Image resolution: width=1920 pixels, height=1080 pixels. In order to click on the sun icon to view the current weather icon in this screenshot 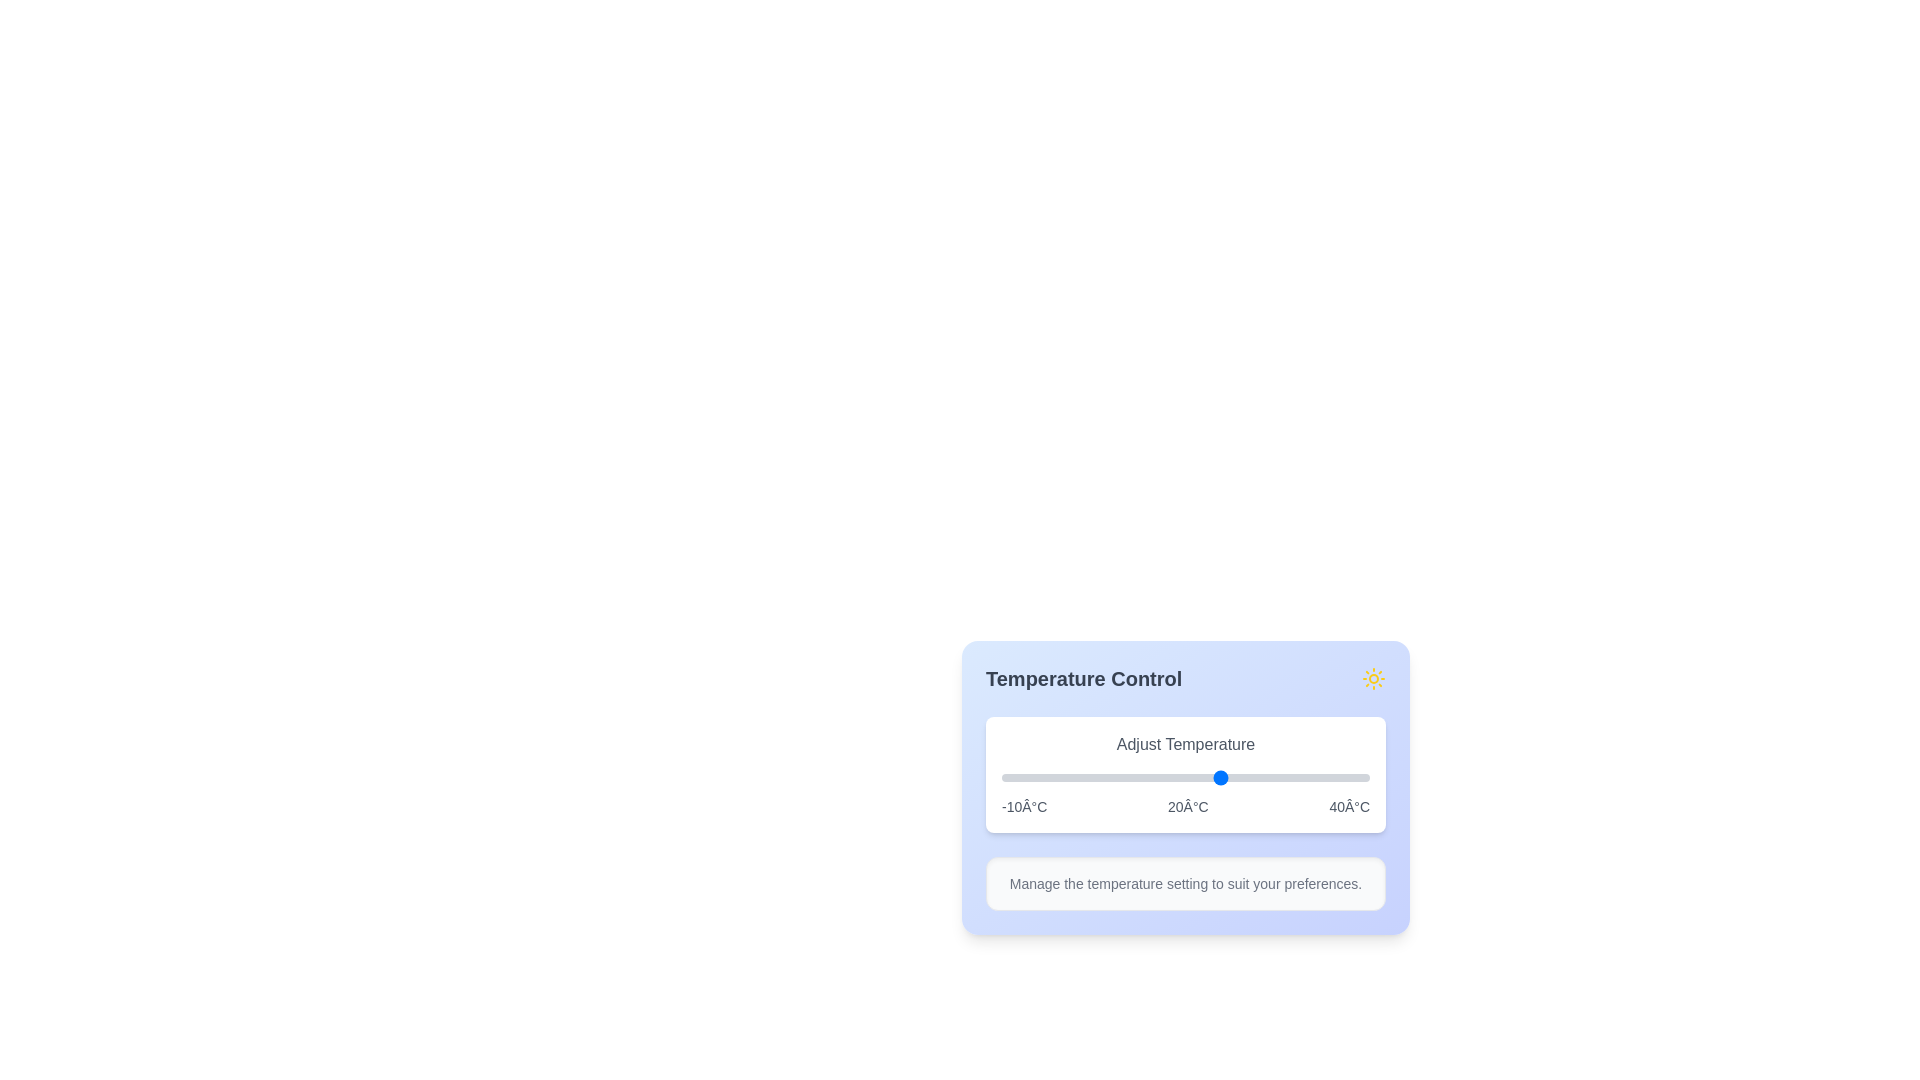, I will do `click(1372, 677)`.